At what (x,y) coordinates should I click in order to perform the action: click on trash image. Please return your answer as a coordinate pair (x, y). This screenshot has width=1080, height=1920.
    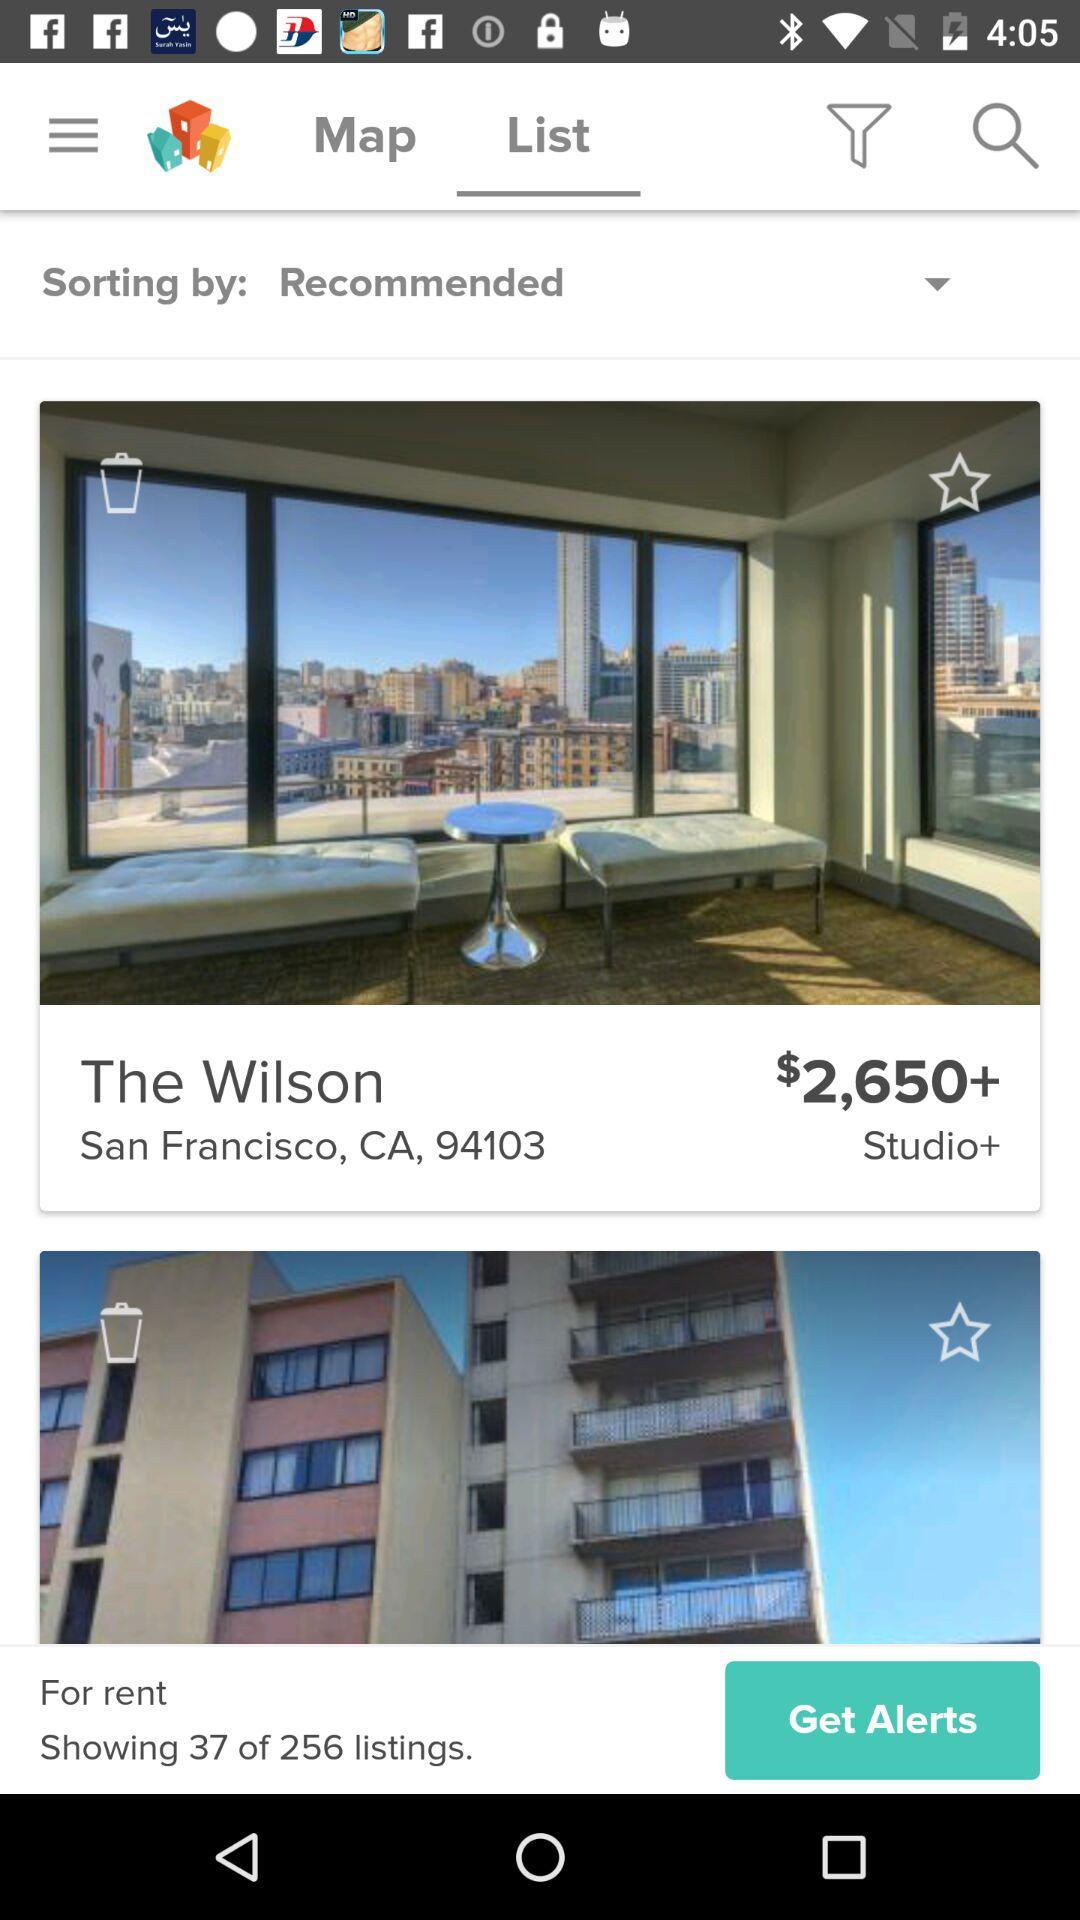
    Looking at the image, I should click on (121, 483).